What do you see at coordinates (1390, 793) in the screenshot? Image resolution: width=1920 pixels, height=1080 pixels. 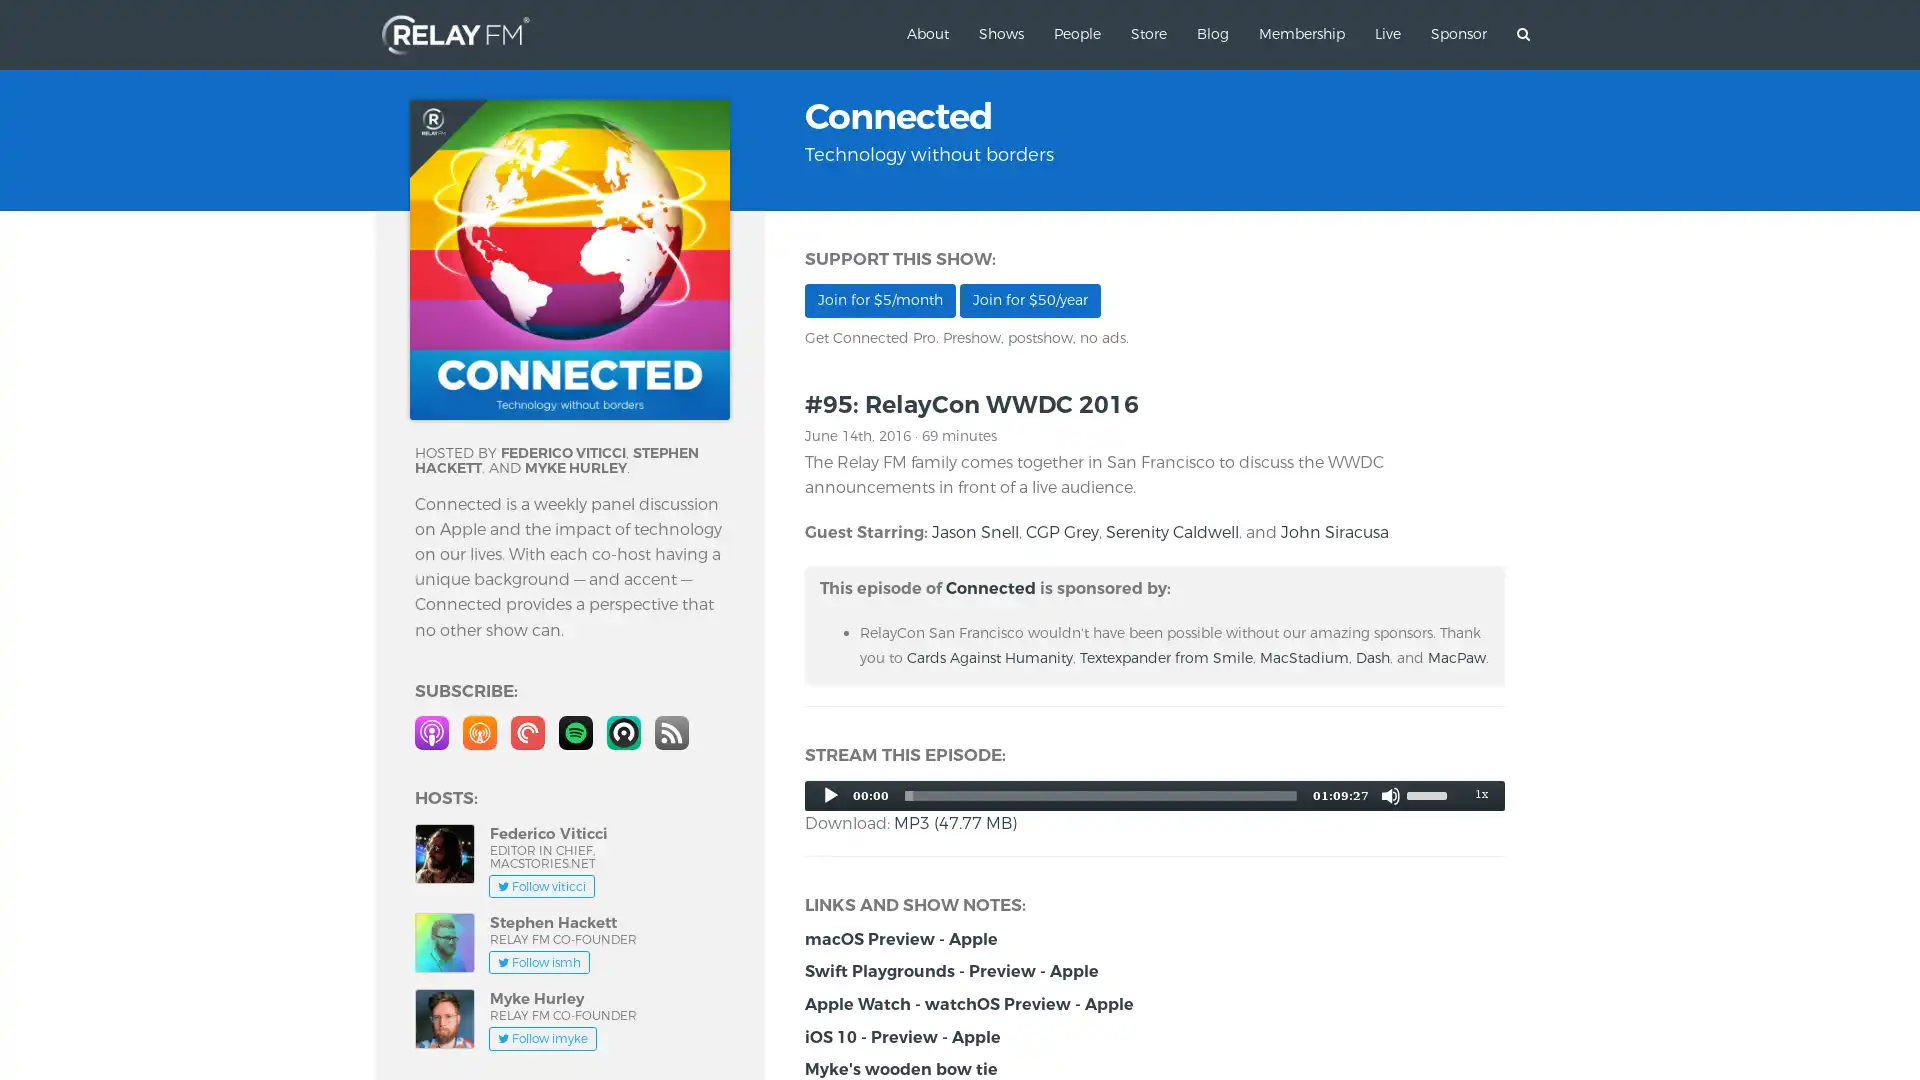 I see `Mute` at bounding box center [1390, 793].